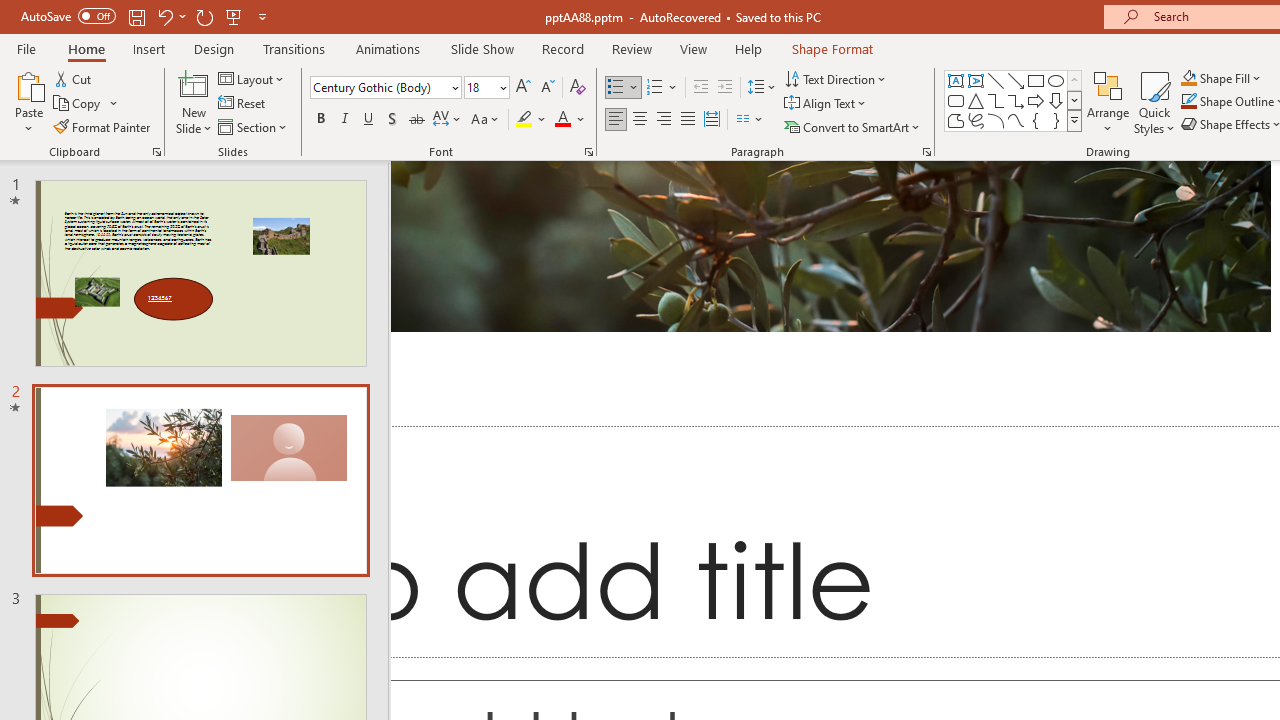 The height and width of the screenshot is (720, 1280). What do you see at coordinates (68, 16) in the screenshot?
I see `'AutoSave'` at bounding box center [68, 16].